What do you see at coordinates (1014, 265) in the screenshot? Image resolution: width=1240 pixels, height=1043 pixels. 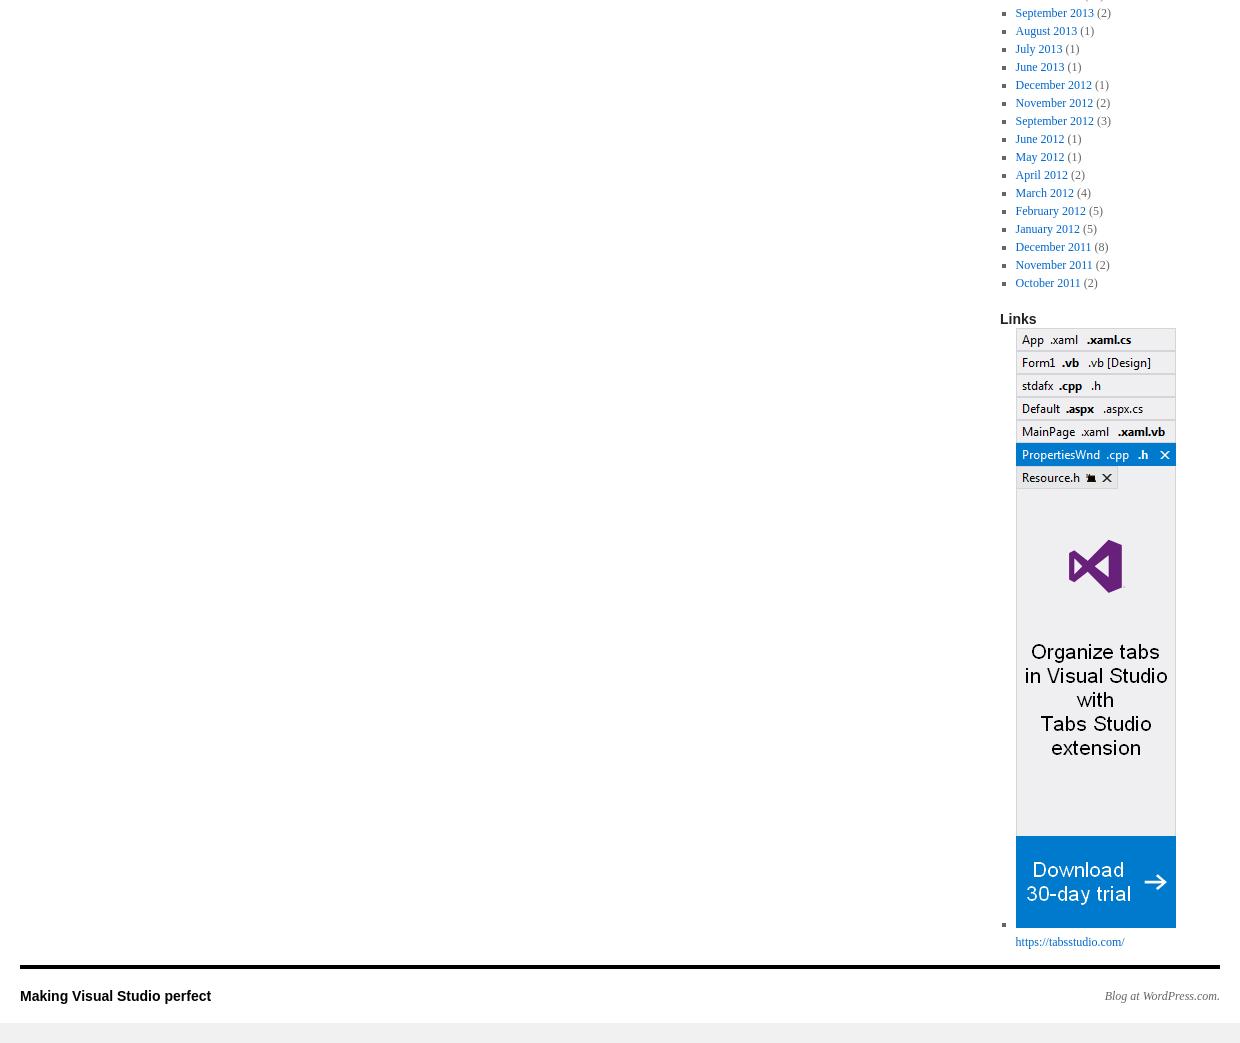 I see `'November 2011'` at bounding box center [1014, 265].